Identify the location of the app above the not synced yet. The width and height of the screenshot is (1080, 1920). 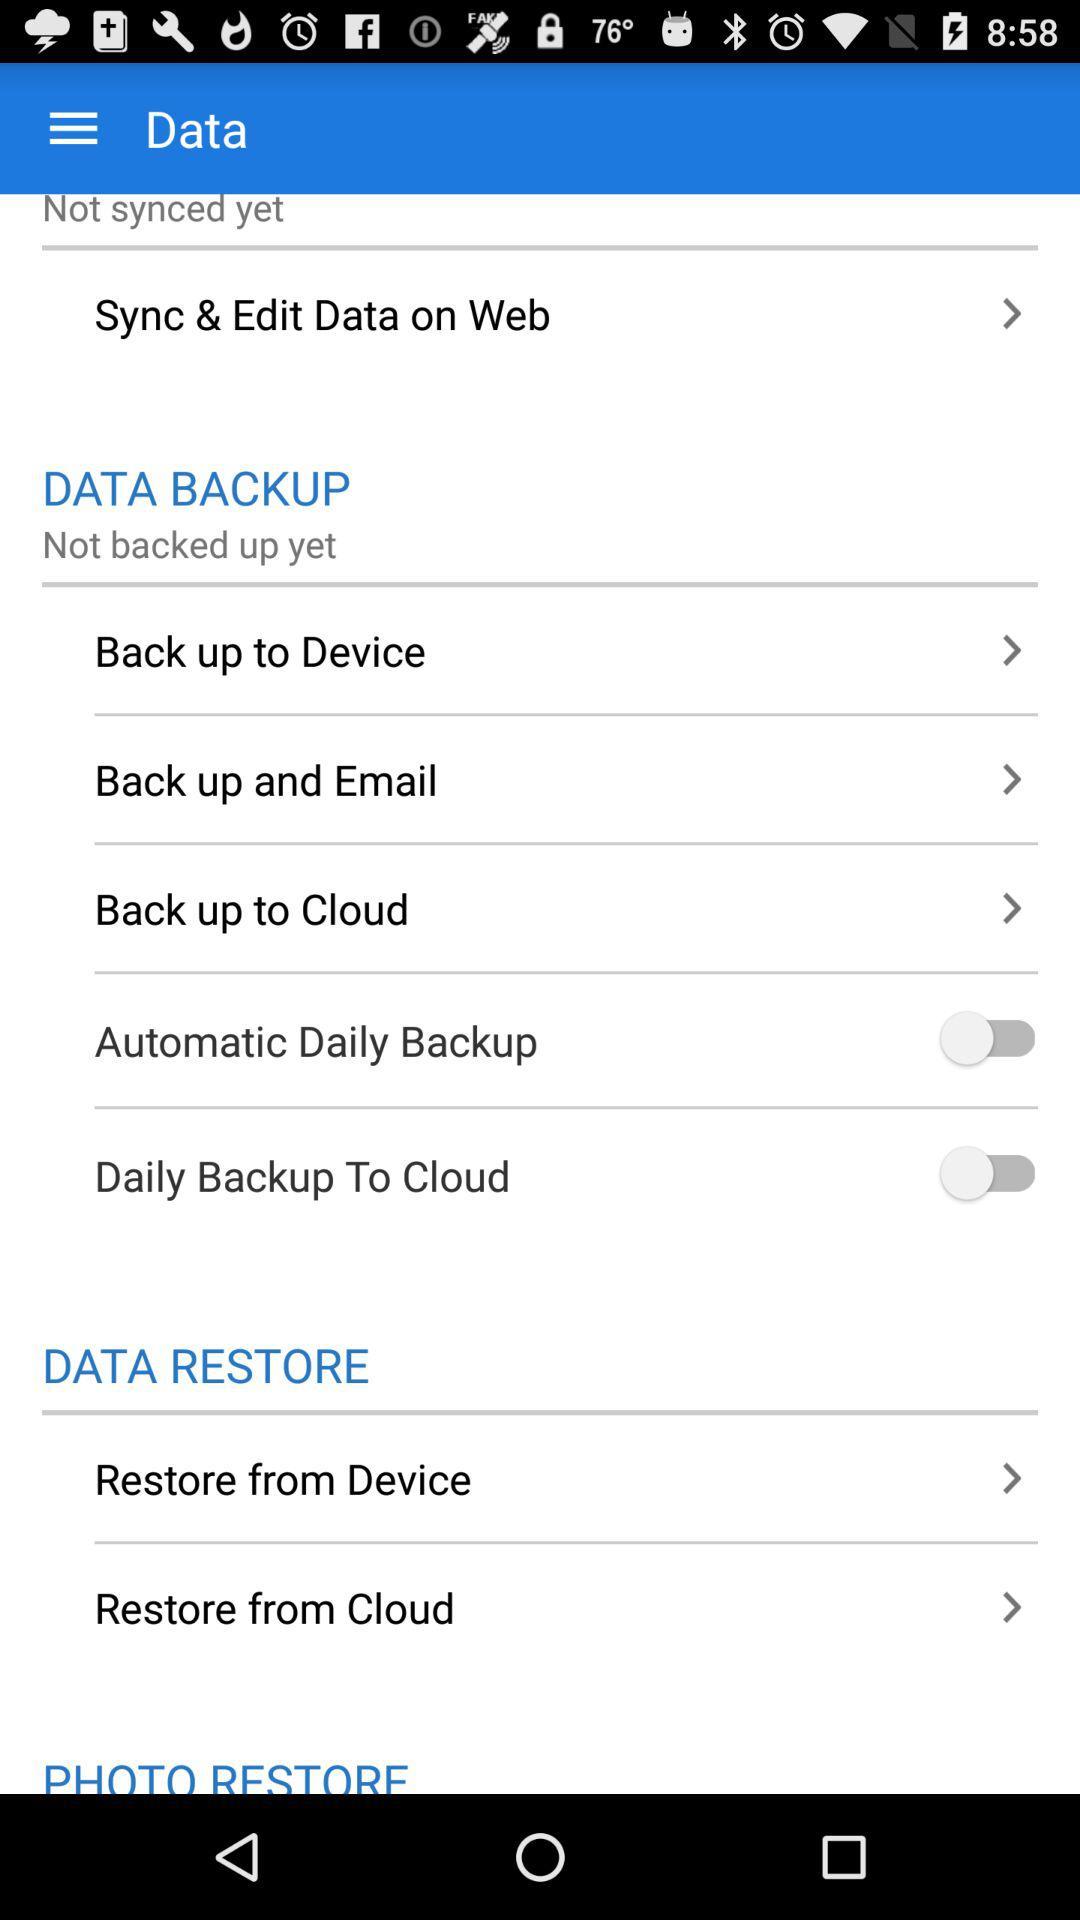
(72, 127).